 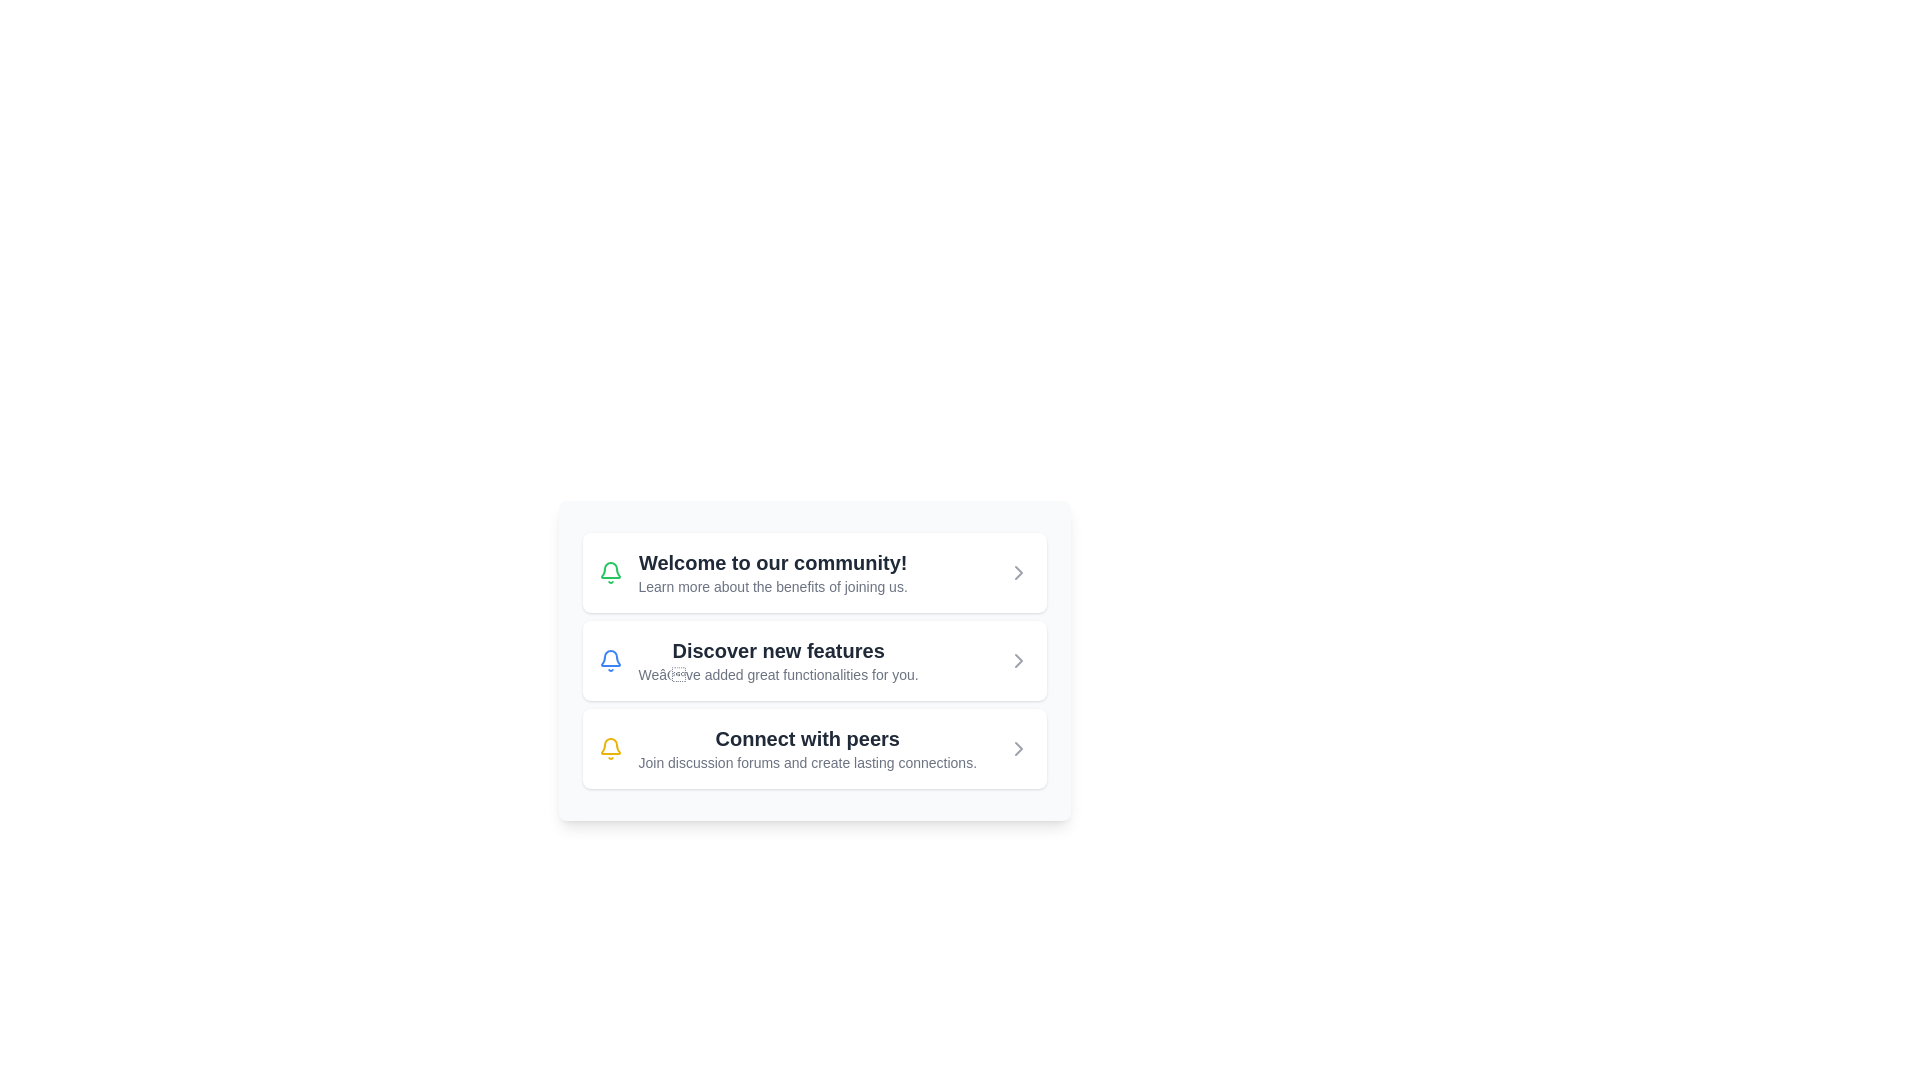 I want to click on the descriptive text element located below the heading 'Connect with peers', which provides additional information about connecting with peers, so click(x=807, y=763).